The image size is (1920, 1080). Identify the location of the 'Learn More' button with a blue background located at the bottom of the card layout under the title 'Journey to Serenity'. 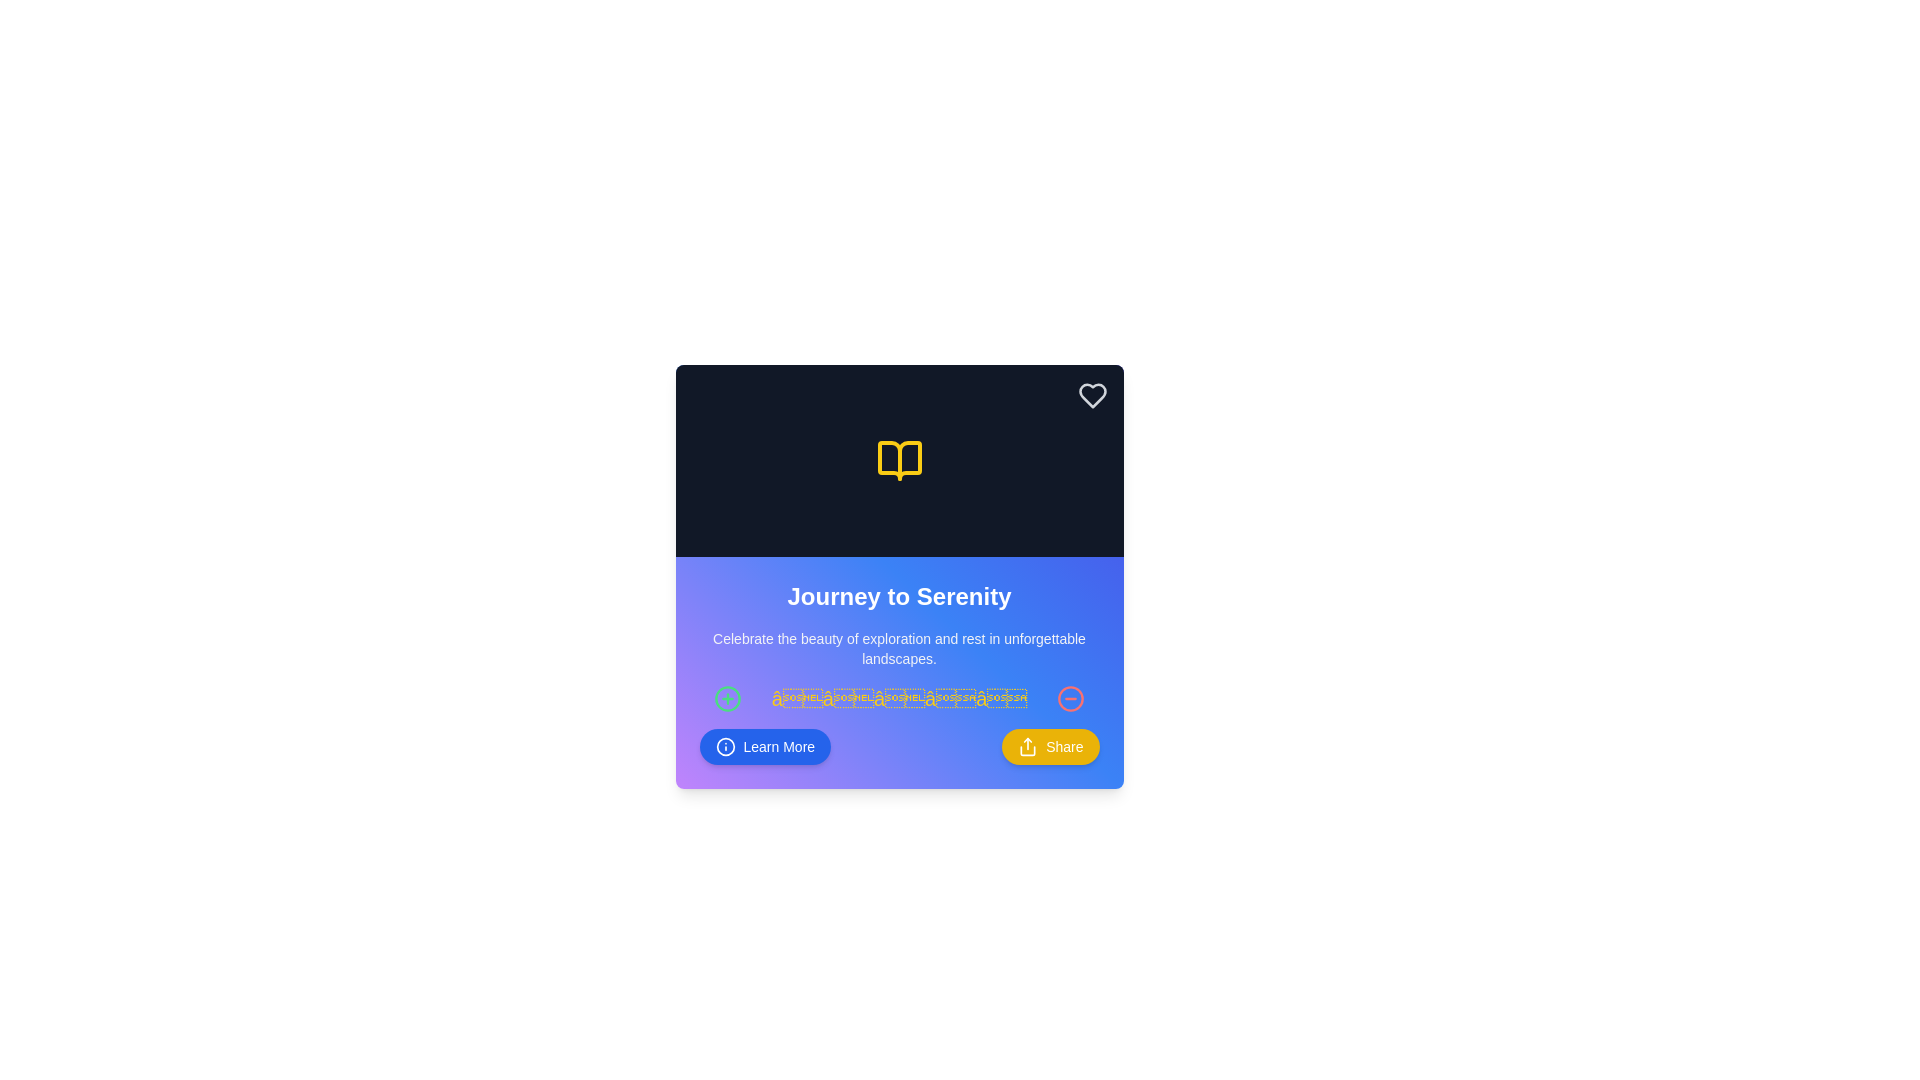
(898, 747).